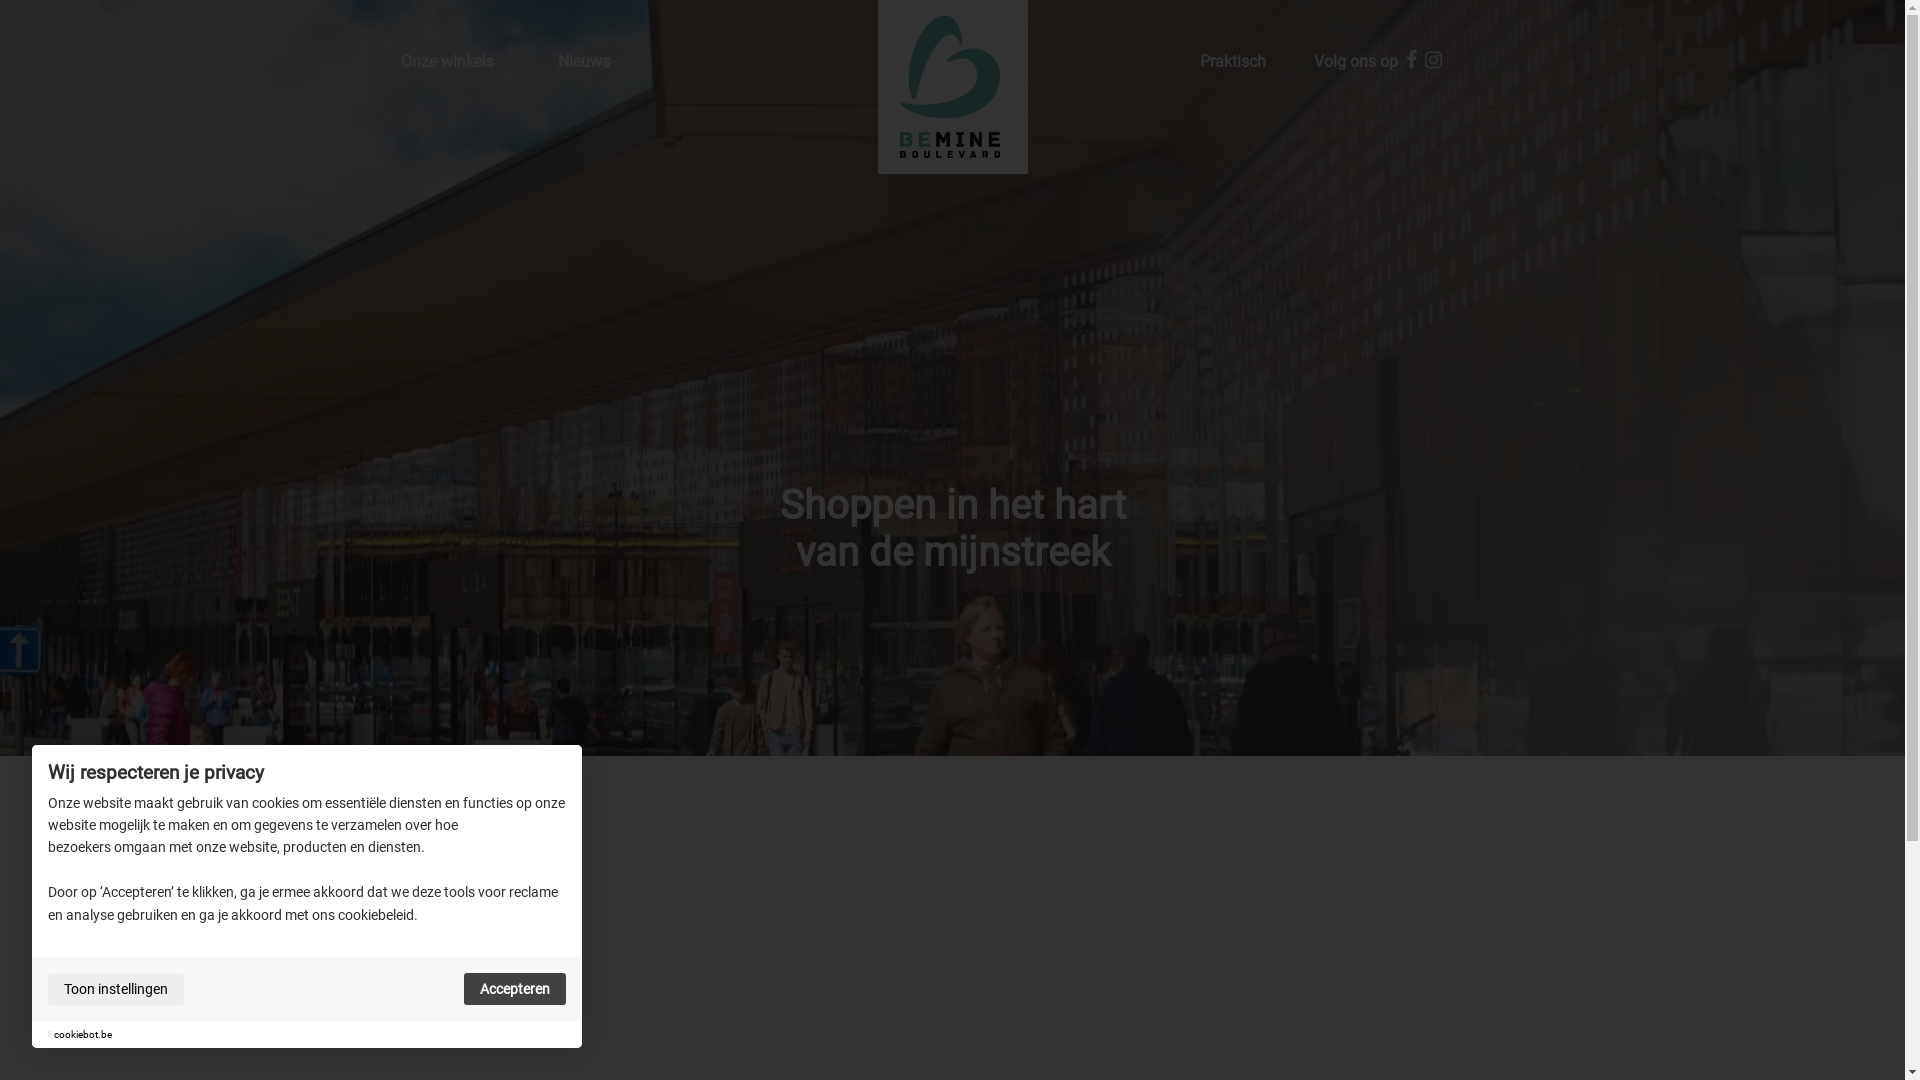  Describe the element at coordinates (114, 987) in the screenshot. I see `'Toon instellingen'` at that location.